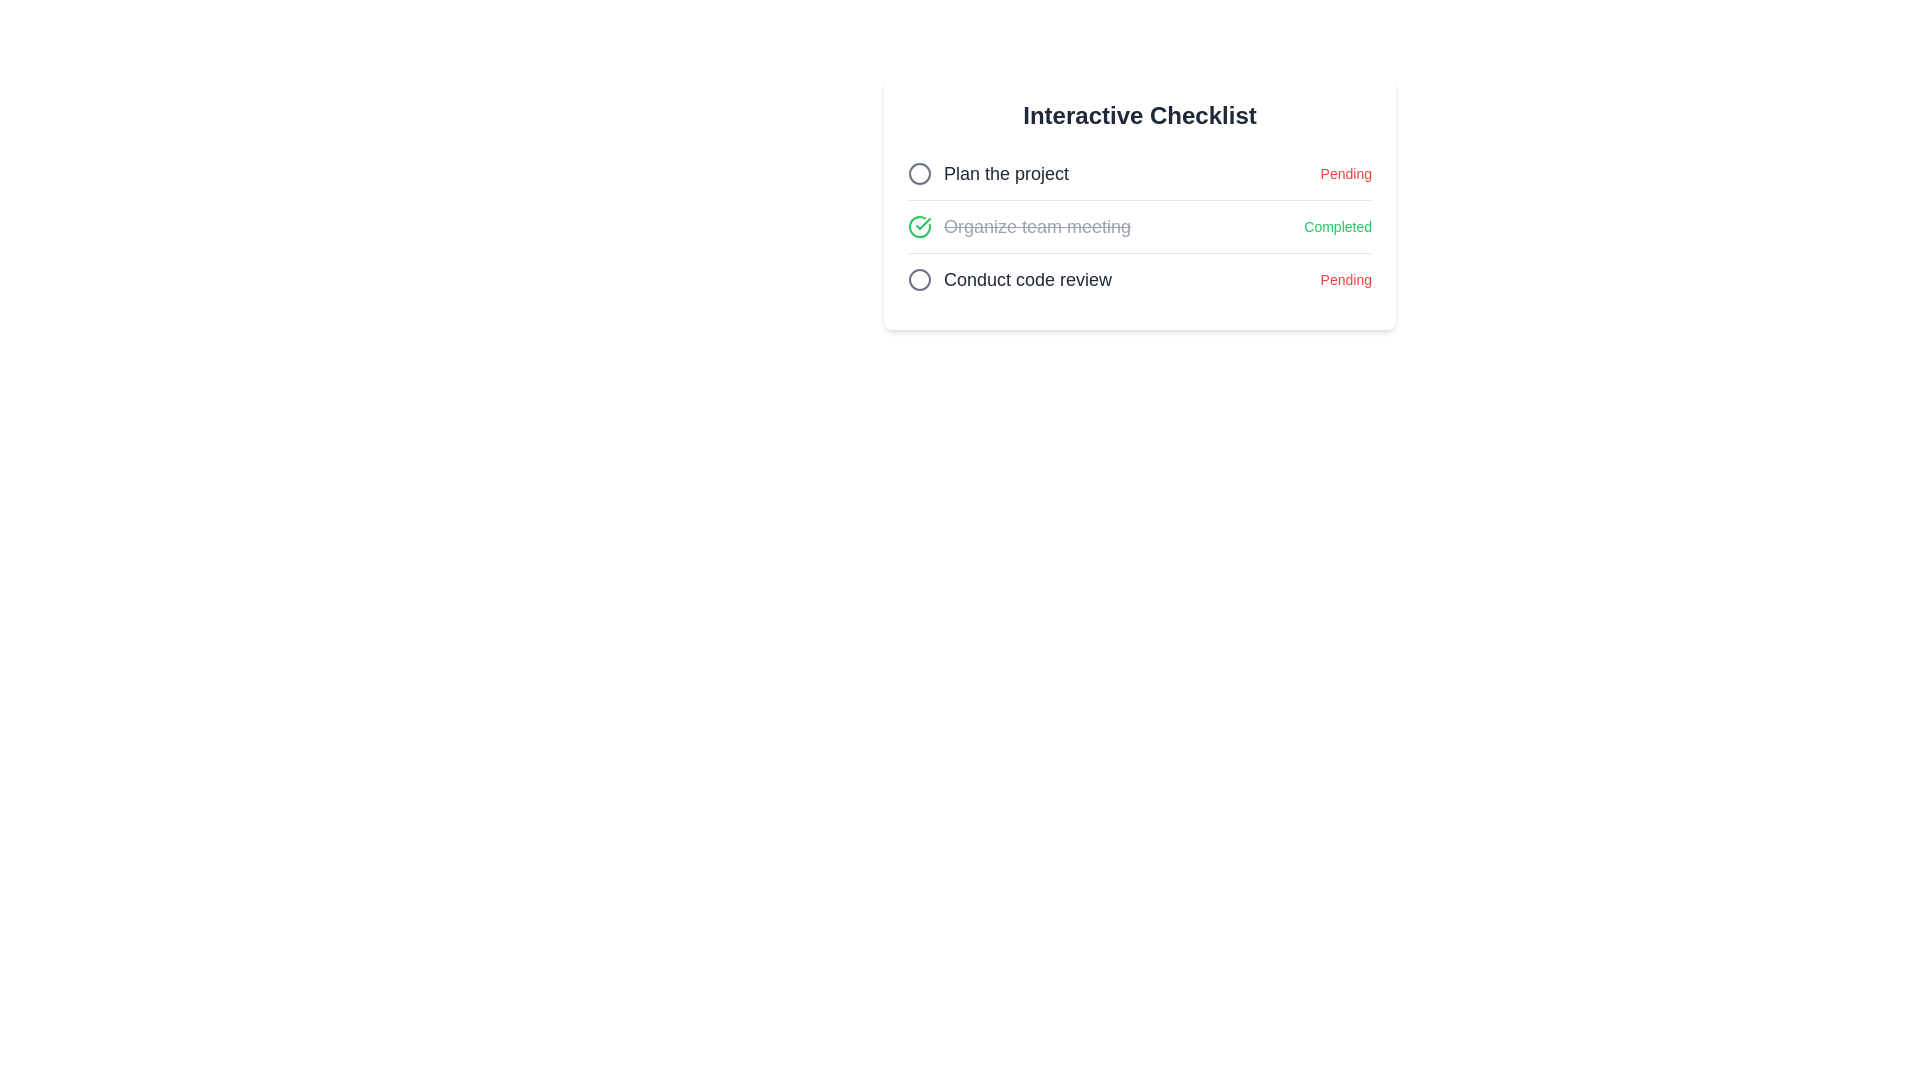 The height and width of the screenshot is (1080, 1920). I want to click on the 'Completed' text label in the Interactive Checklist component, which indicates a task that has been marked as completed and is located between 'Plan the project' and 'Conduct code review', so click(1019, 226).